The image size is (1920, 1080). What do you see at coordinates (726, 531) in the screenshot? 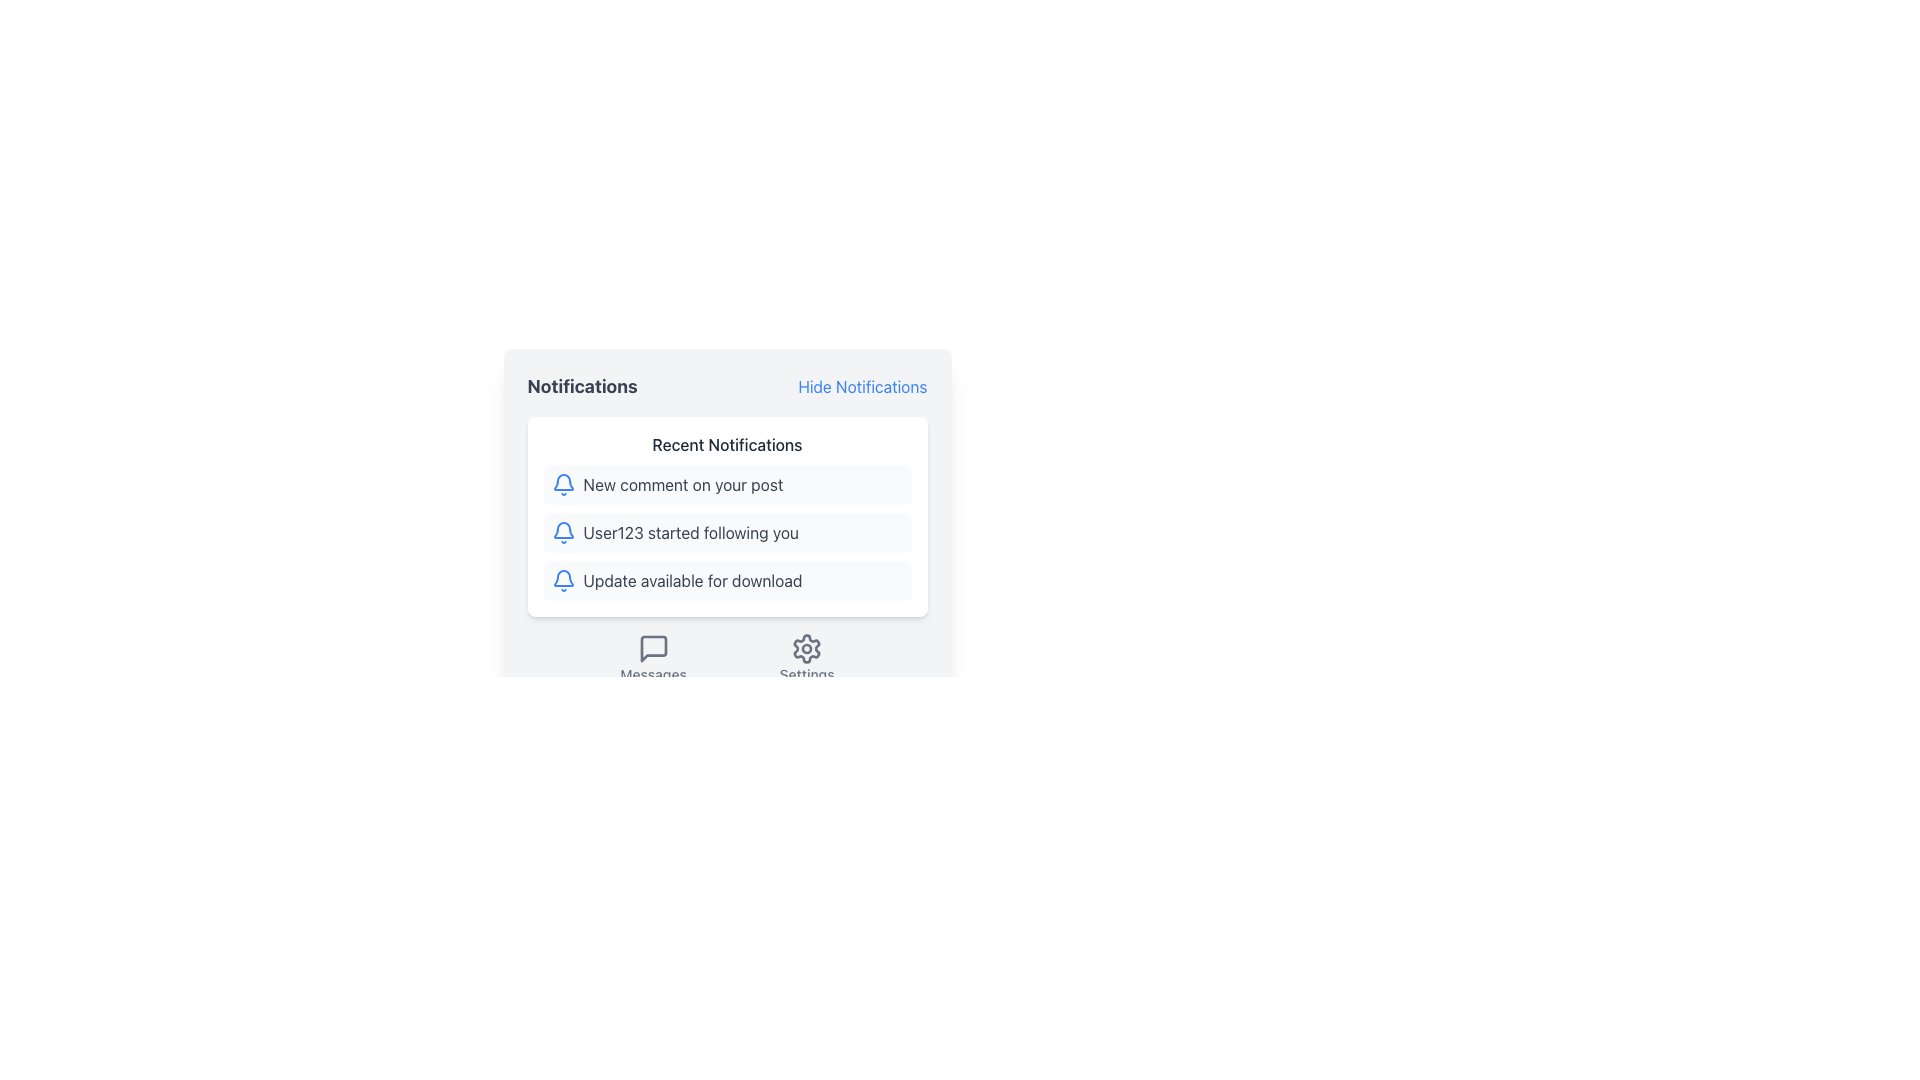
I see `the notification entry that displays 'User123 started following you', which is the second item in the notifications list, featuring a blue bell icon on the left and a light gray background` at bounding box center [726, 531].